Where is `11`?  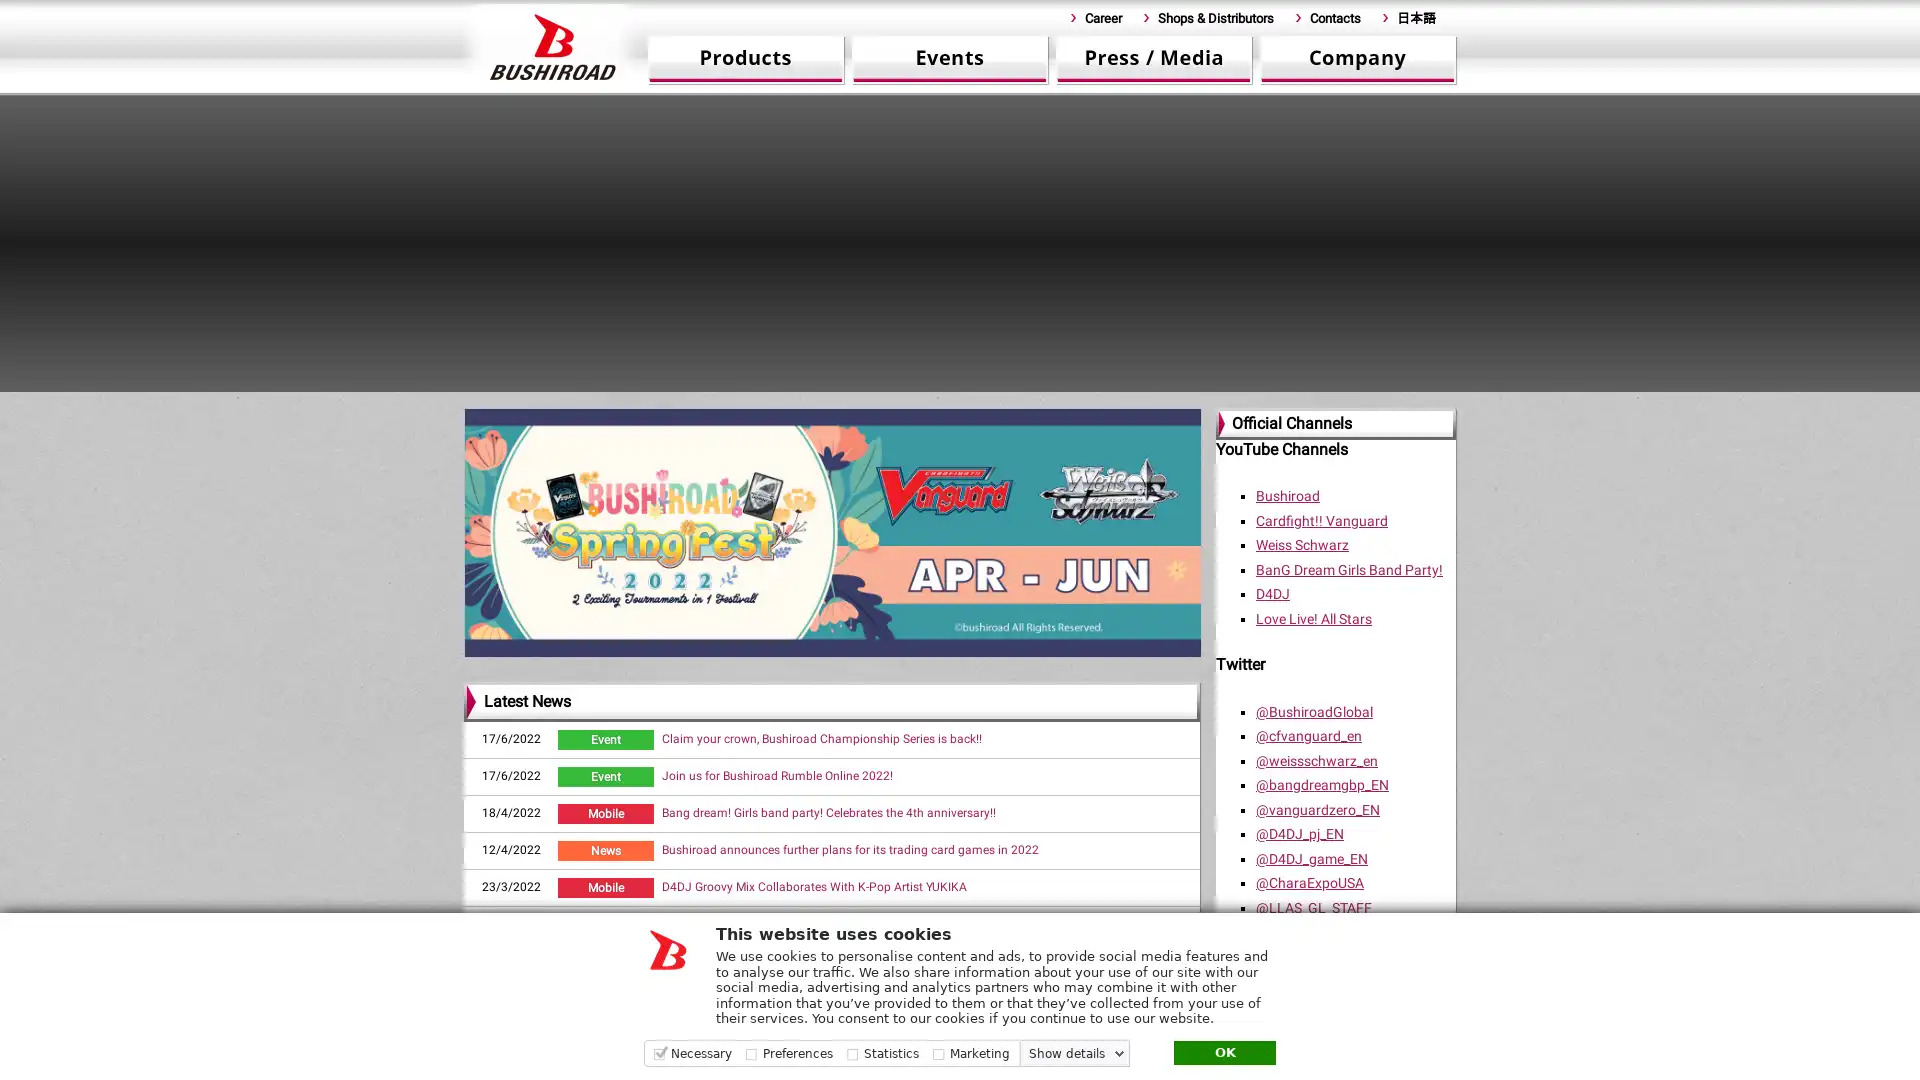
11 is located at coordinates (1035, 384).